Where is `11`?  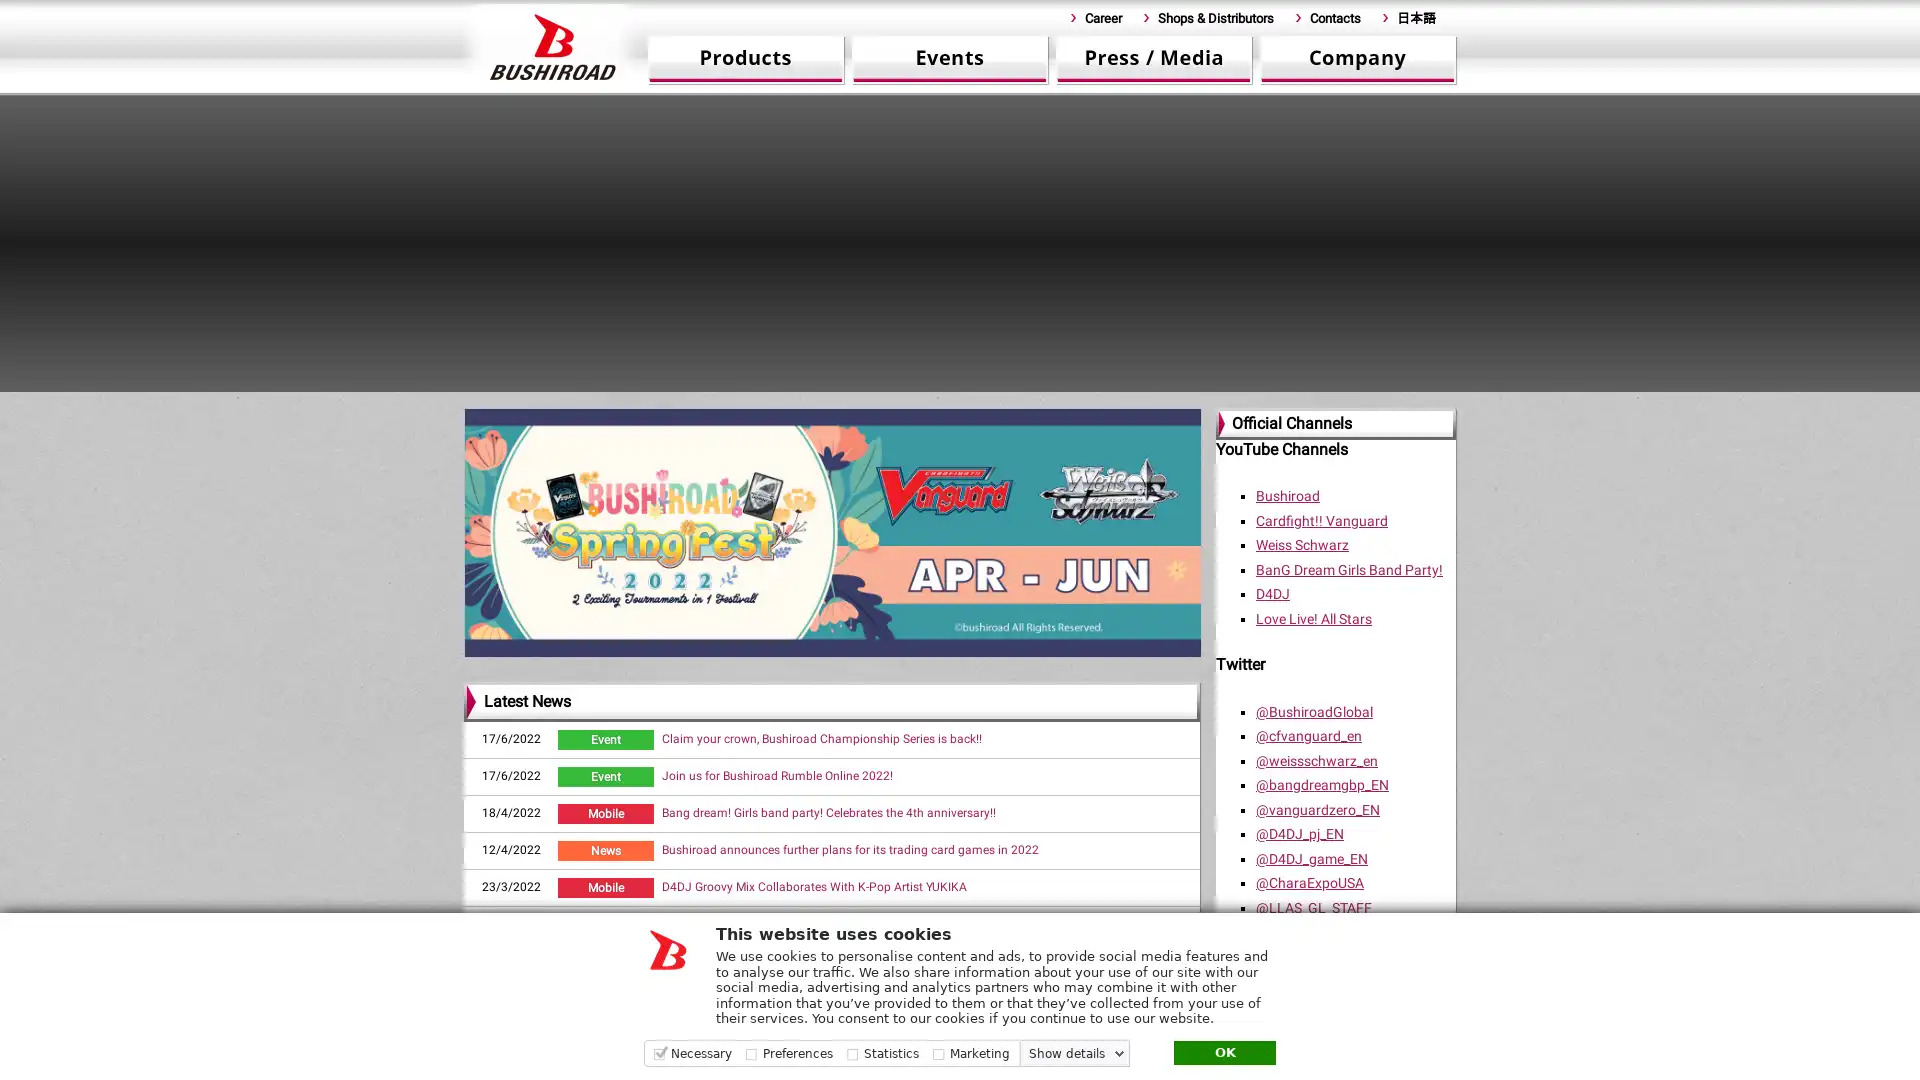
11 is located at coordinates (1035, 384).